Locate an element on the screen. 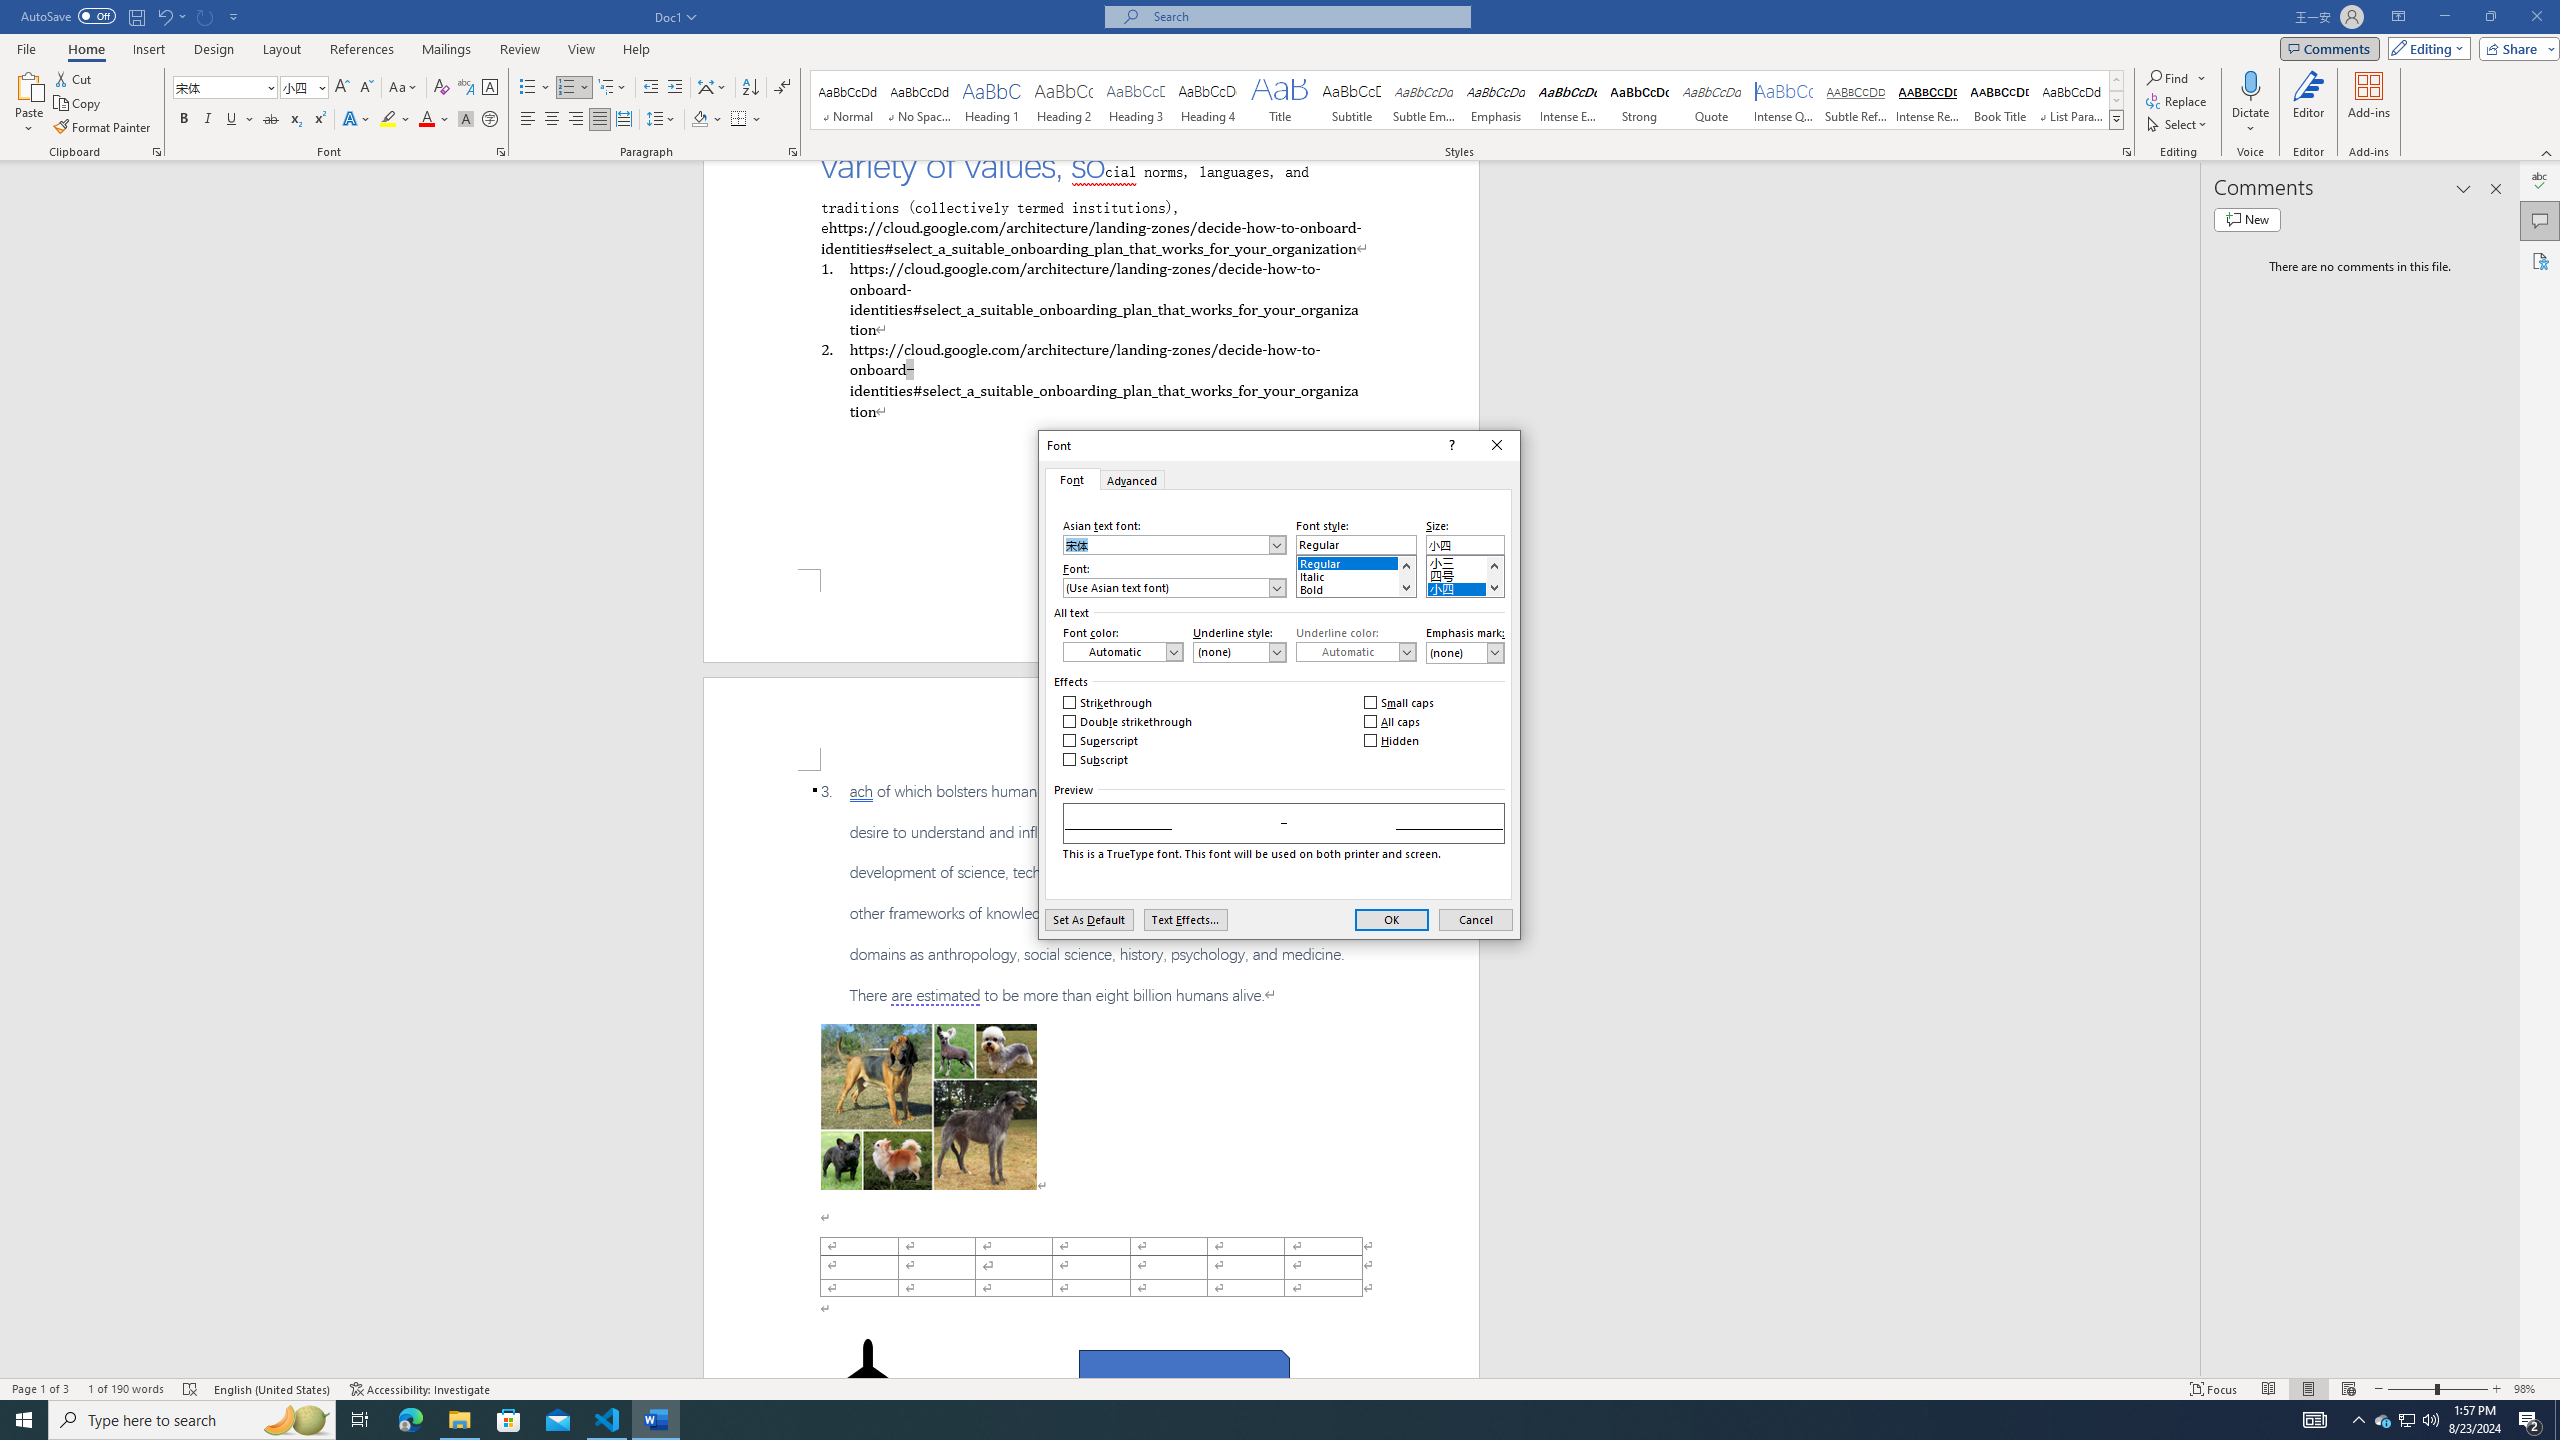  'Search highlights icon opens search home window' is located at coordinates (294, 1418).